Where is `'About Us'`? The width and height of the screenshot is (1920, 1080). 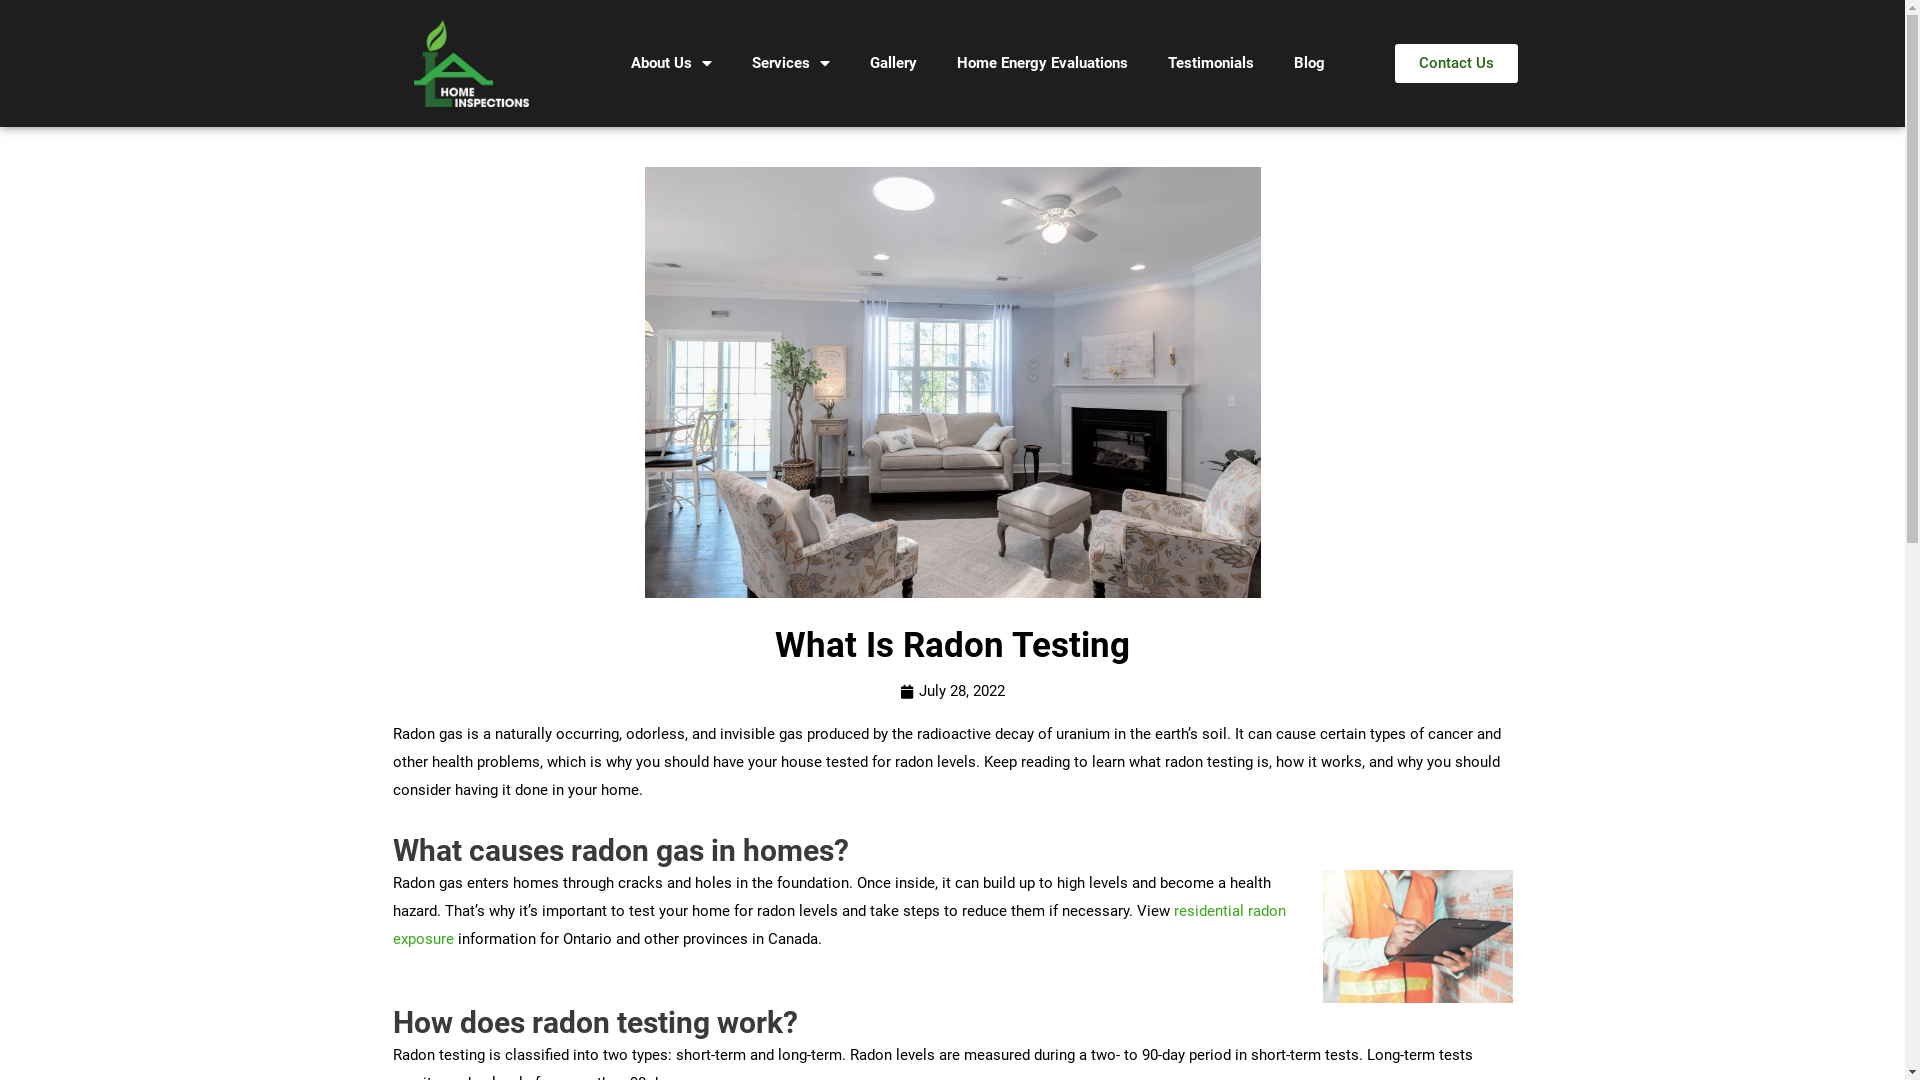 'About Us' is located at coordinates (671, 62).